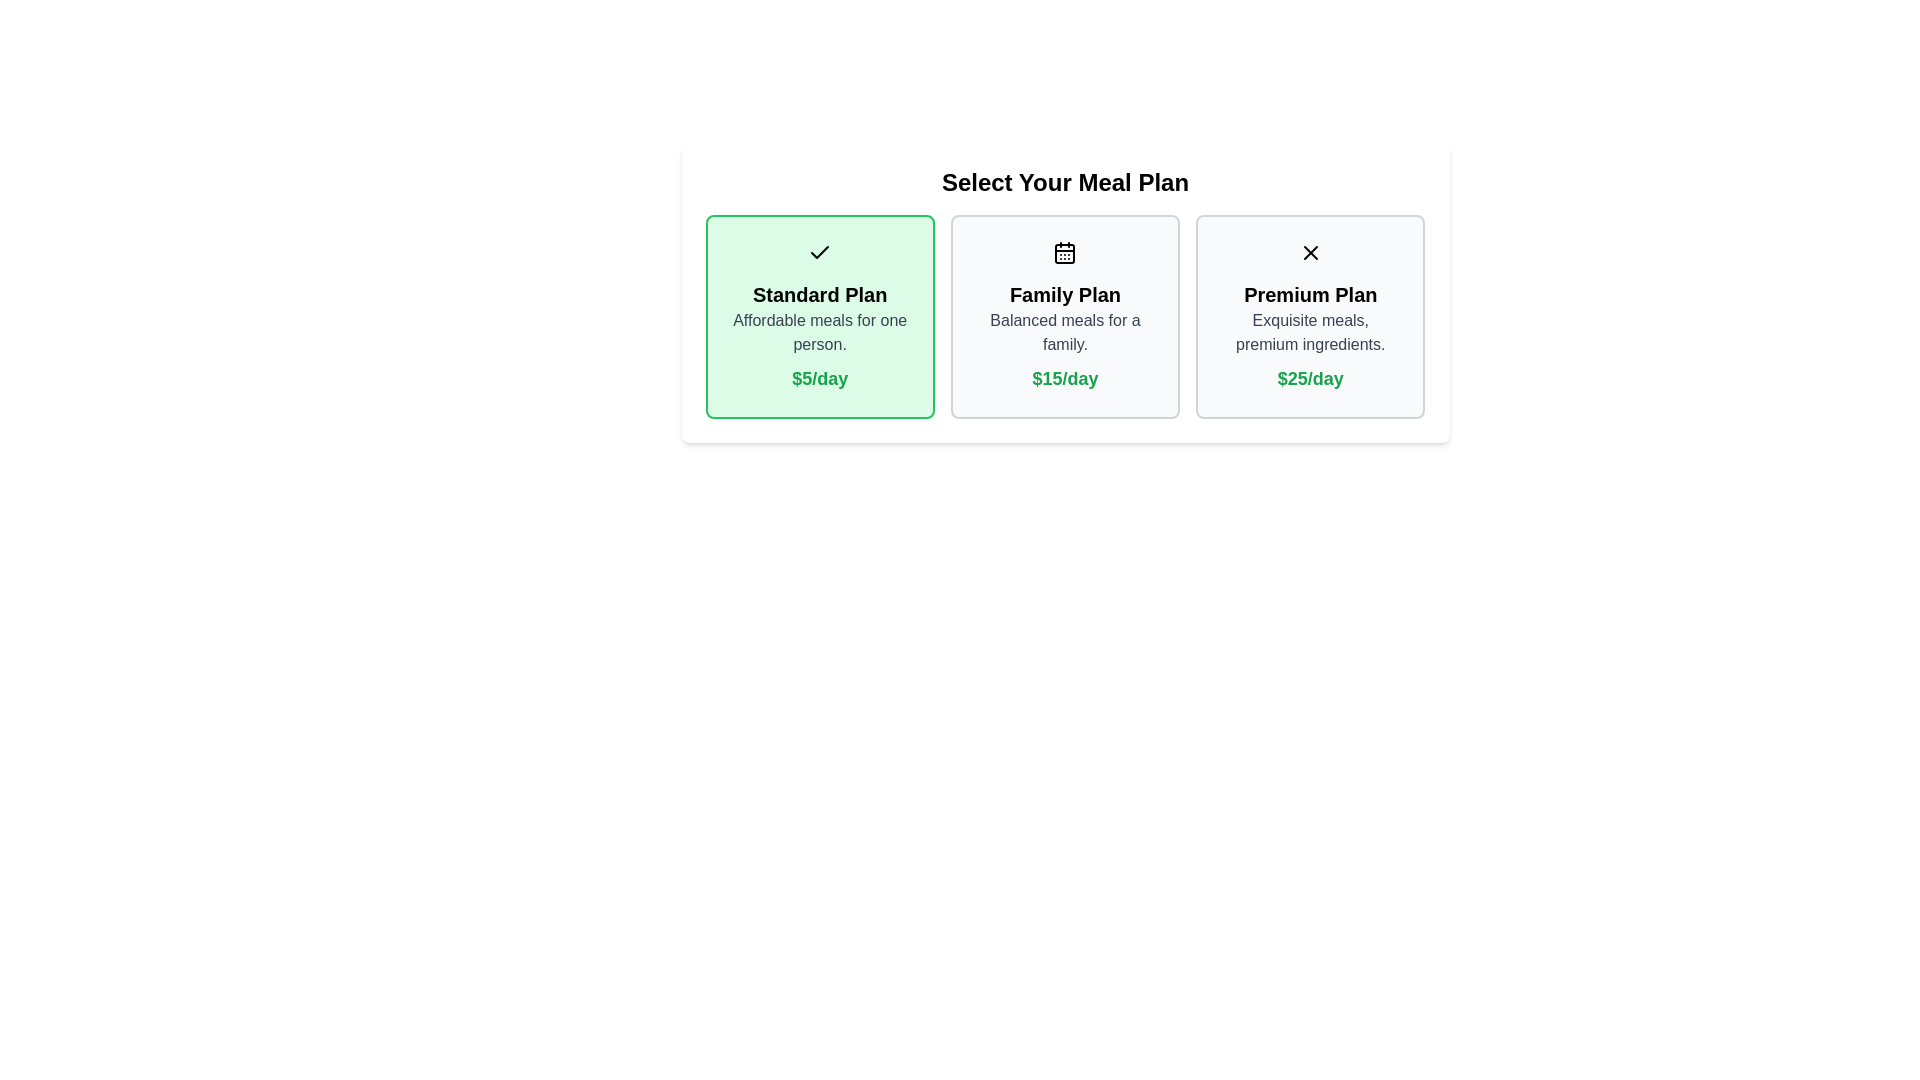  Describe the element at coordinates (1064, 315) in the screenshot. I see `information regarding the 'Family Plan' in the central column of the meal subscription layout` at that location.